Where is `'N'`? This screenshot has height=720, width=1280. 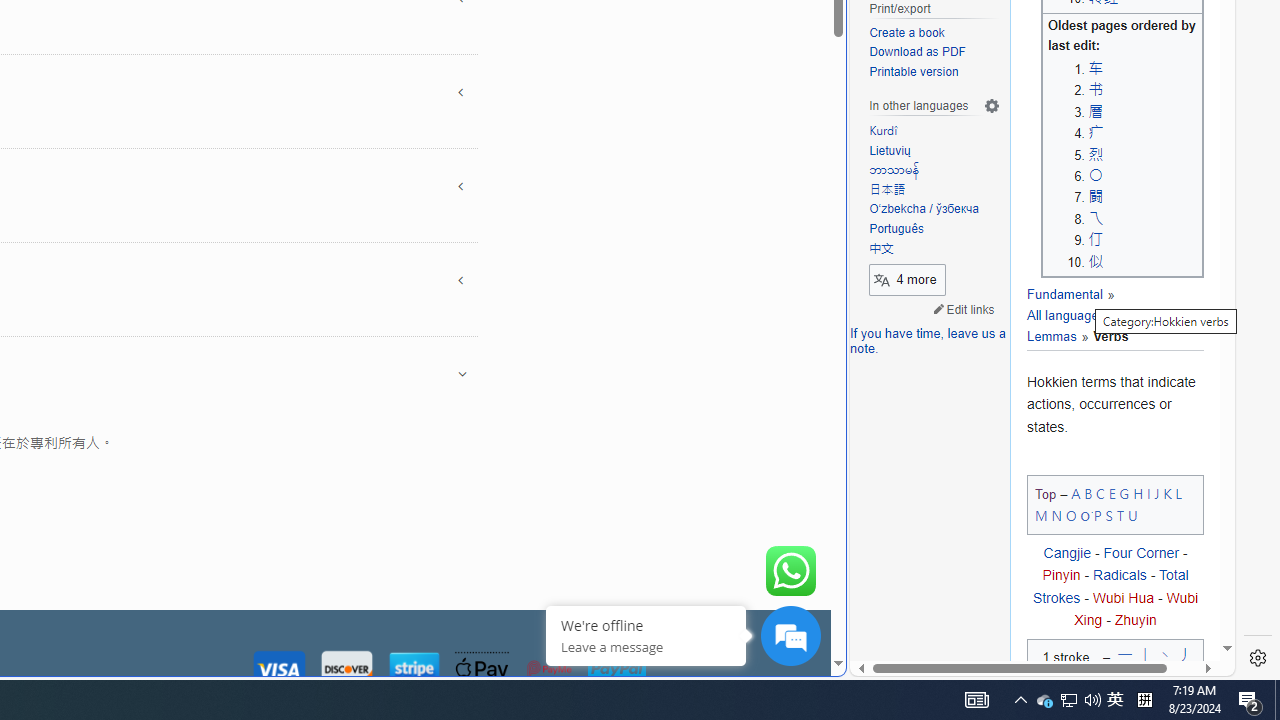 'N' is located at coordinates (1055, 514).